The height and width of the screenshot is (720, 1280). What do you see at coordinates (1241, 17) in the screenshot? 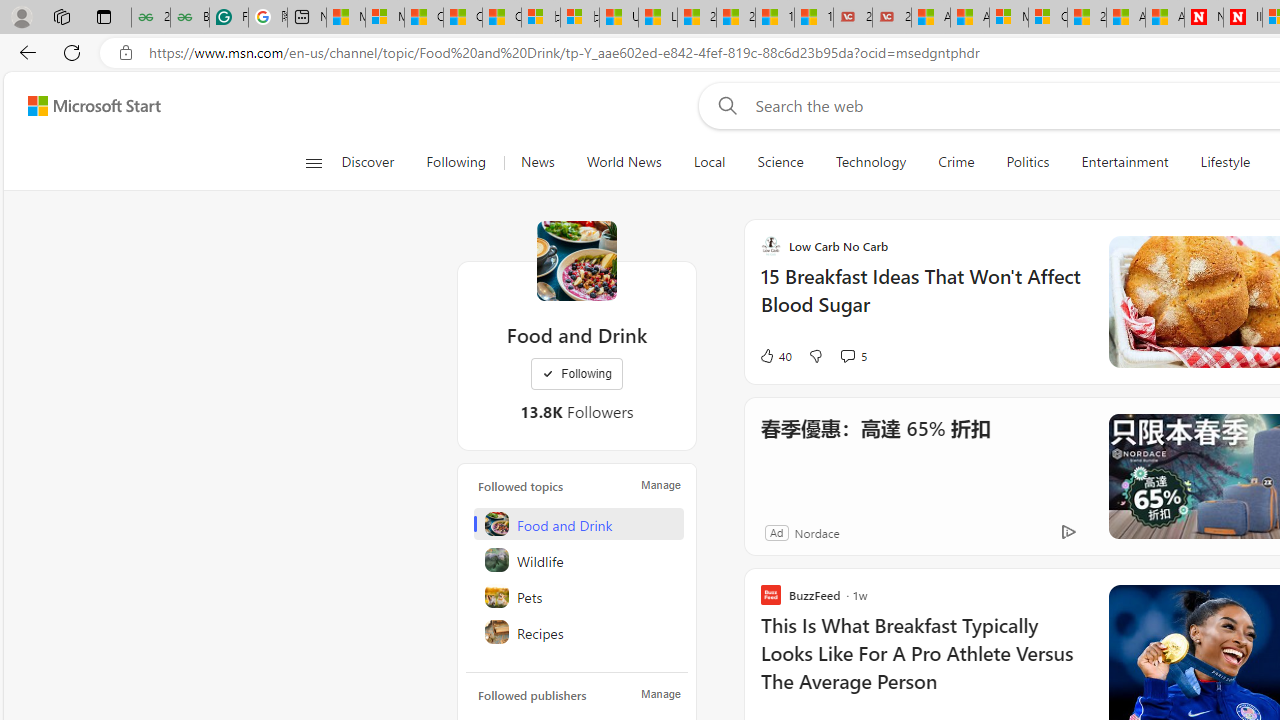
I see `'Illness news & latest pictures from Newsweek.com'` at bounding box center [1241, 17].